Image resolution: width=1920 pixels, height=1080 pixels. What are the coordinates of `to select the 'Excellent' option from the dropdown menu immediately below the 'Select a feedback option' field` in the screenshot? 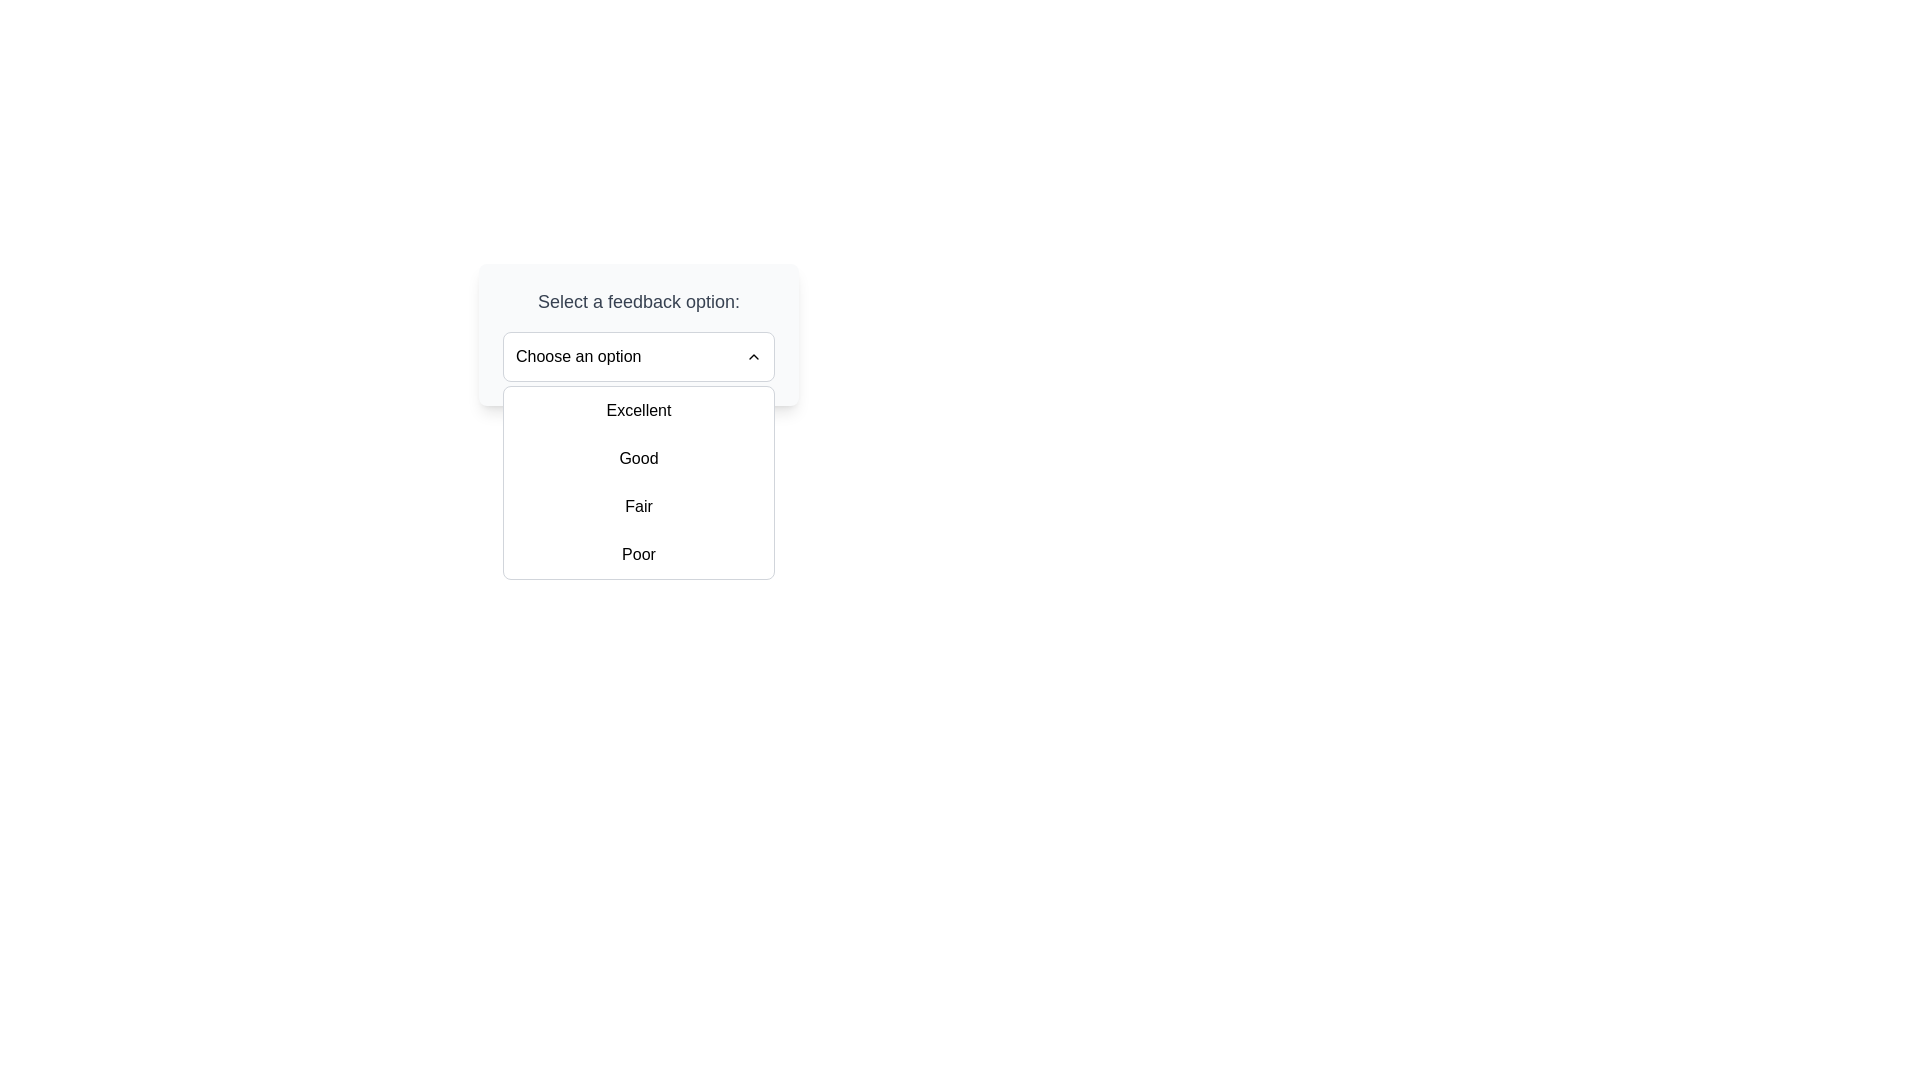 It's located at (637, 410).